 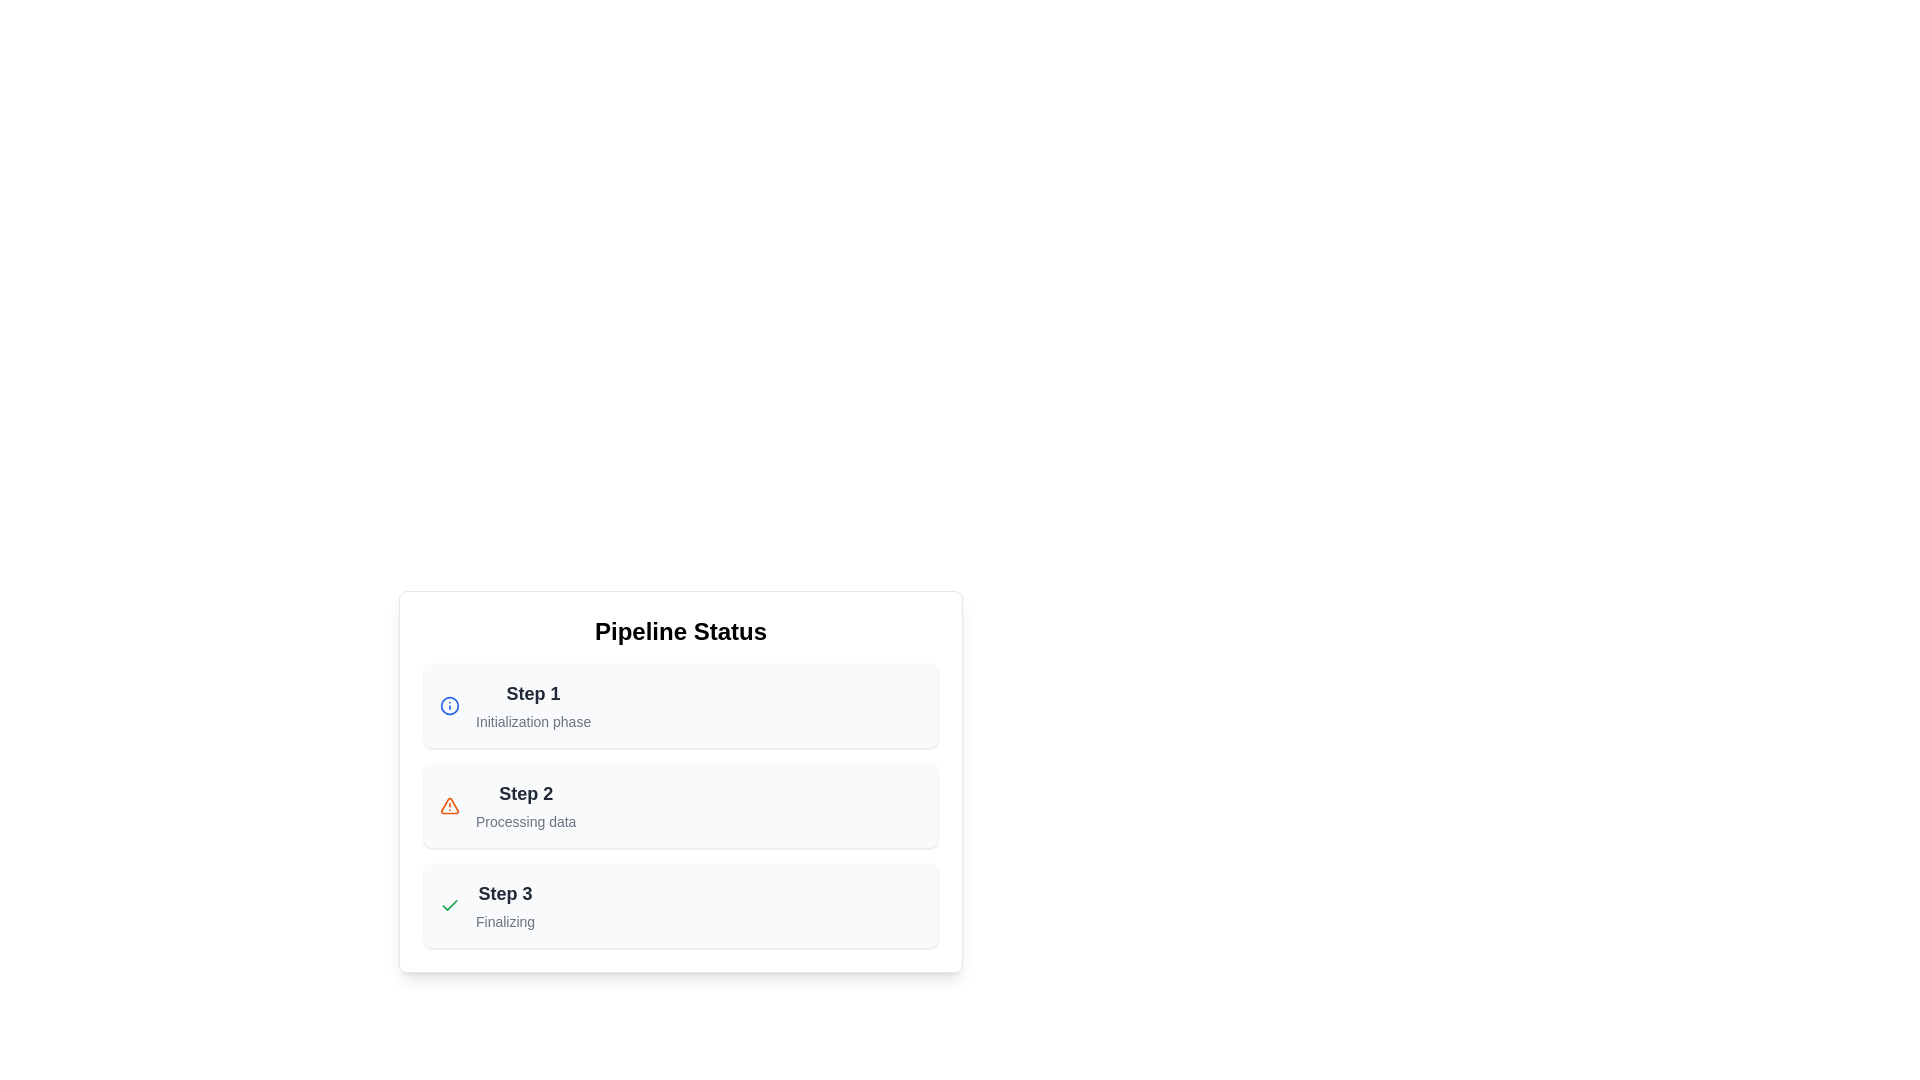 What do you see at coordinates (681, 781) in the screenshot?
I see `the informational card labeled 'Step 2' with a warning icon and descriptive text 'Processing data' located within the 'Pipeline Status' section` at bounding box center [681, 781].